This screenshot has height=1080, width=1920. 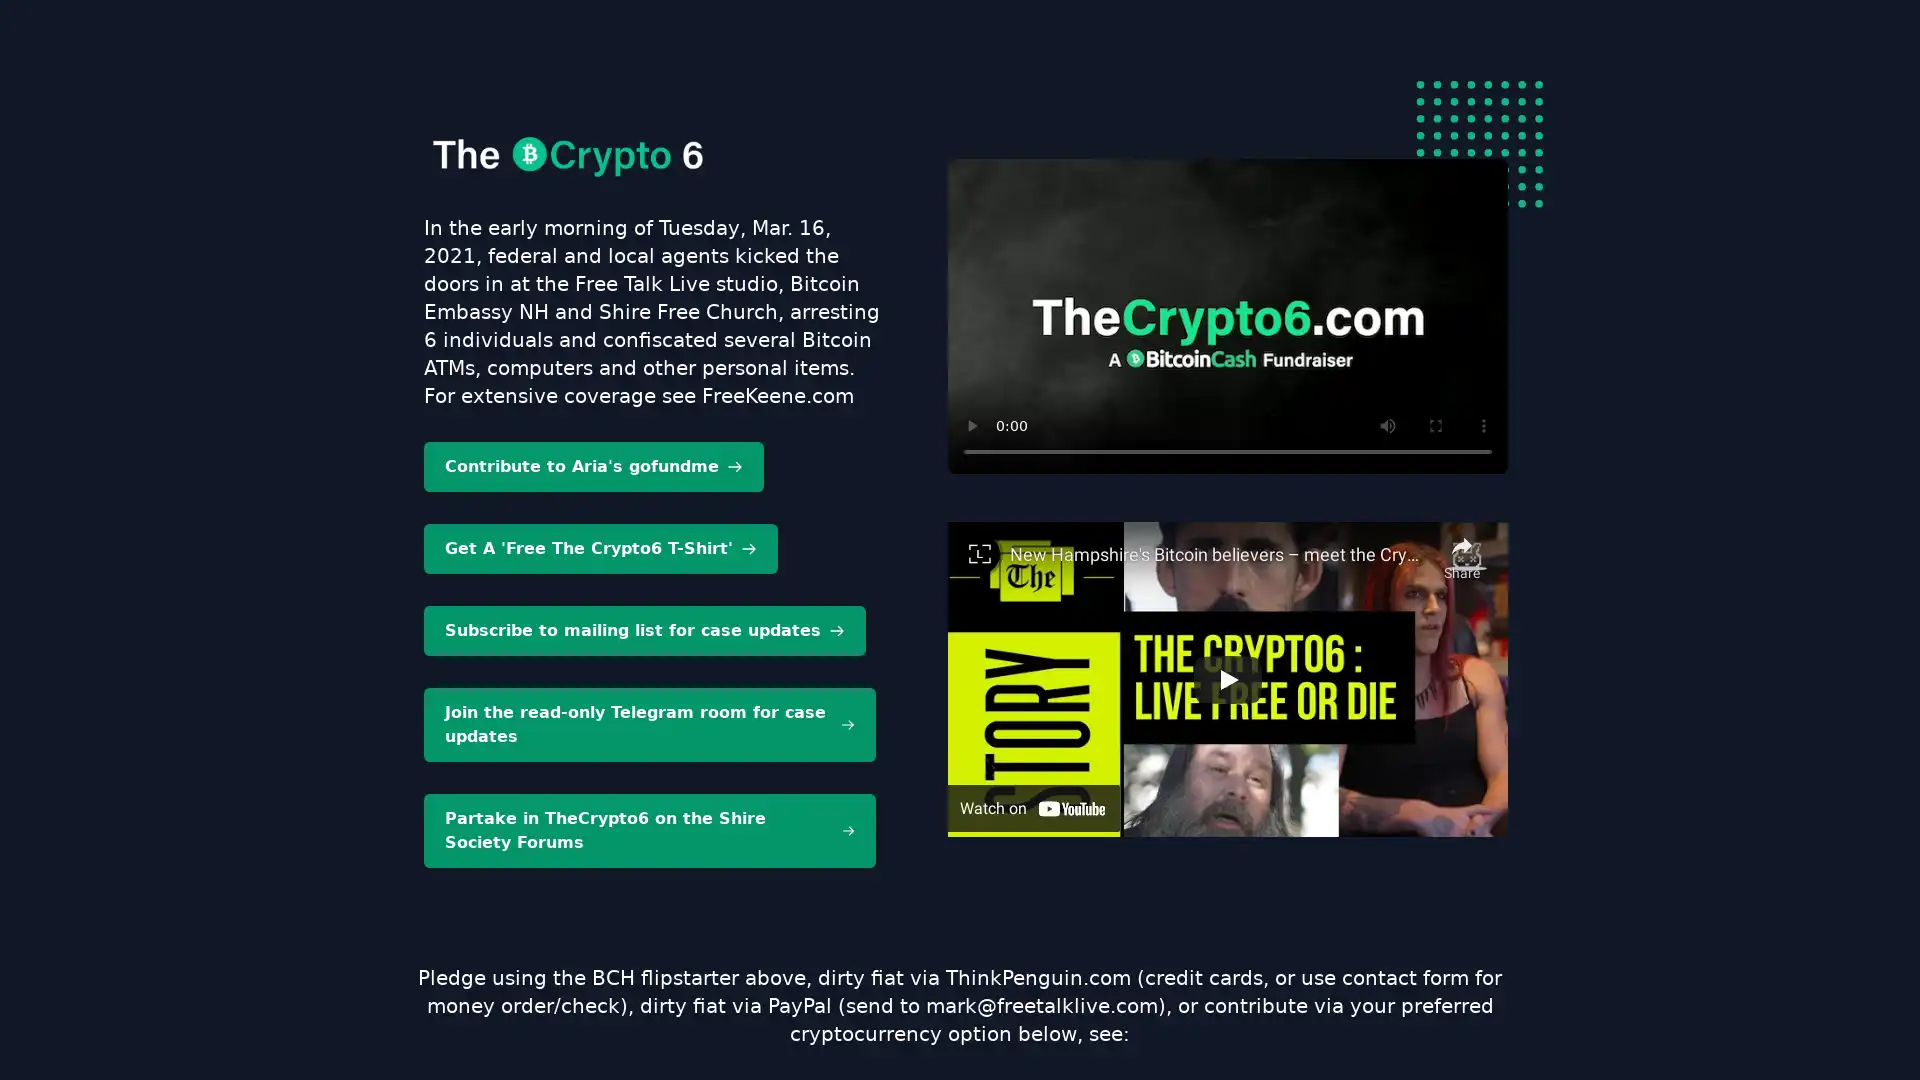 What do you see at coordinates (972, 424) in the screenshot?
I see `play` at bounding box center [972, 424].